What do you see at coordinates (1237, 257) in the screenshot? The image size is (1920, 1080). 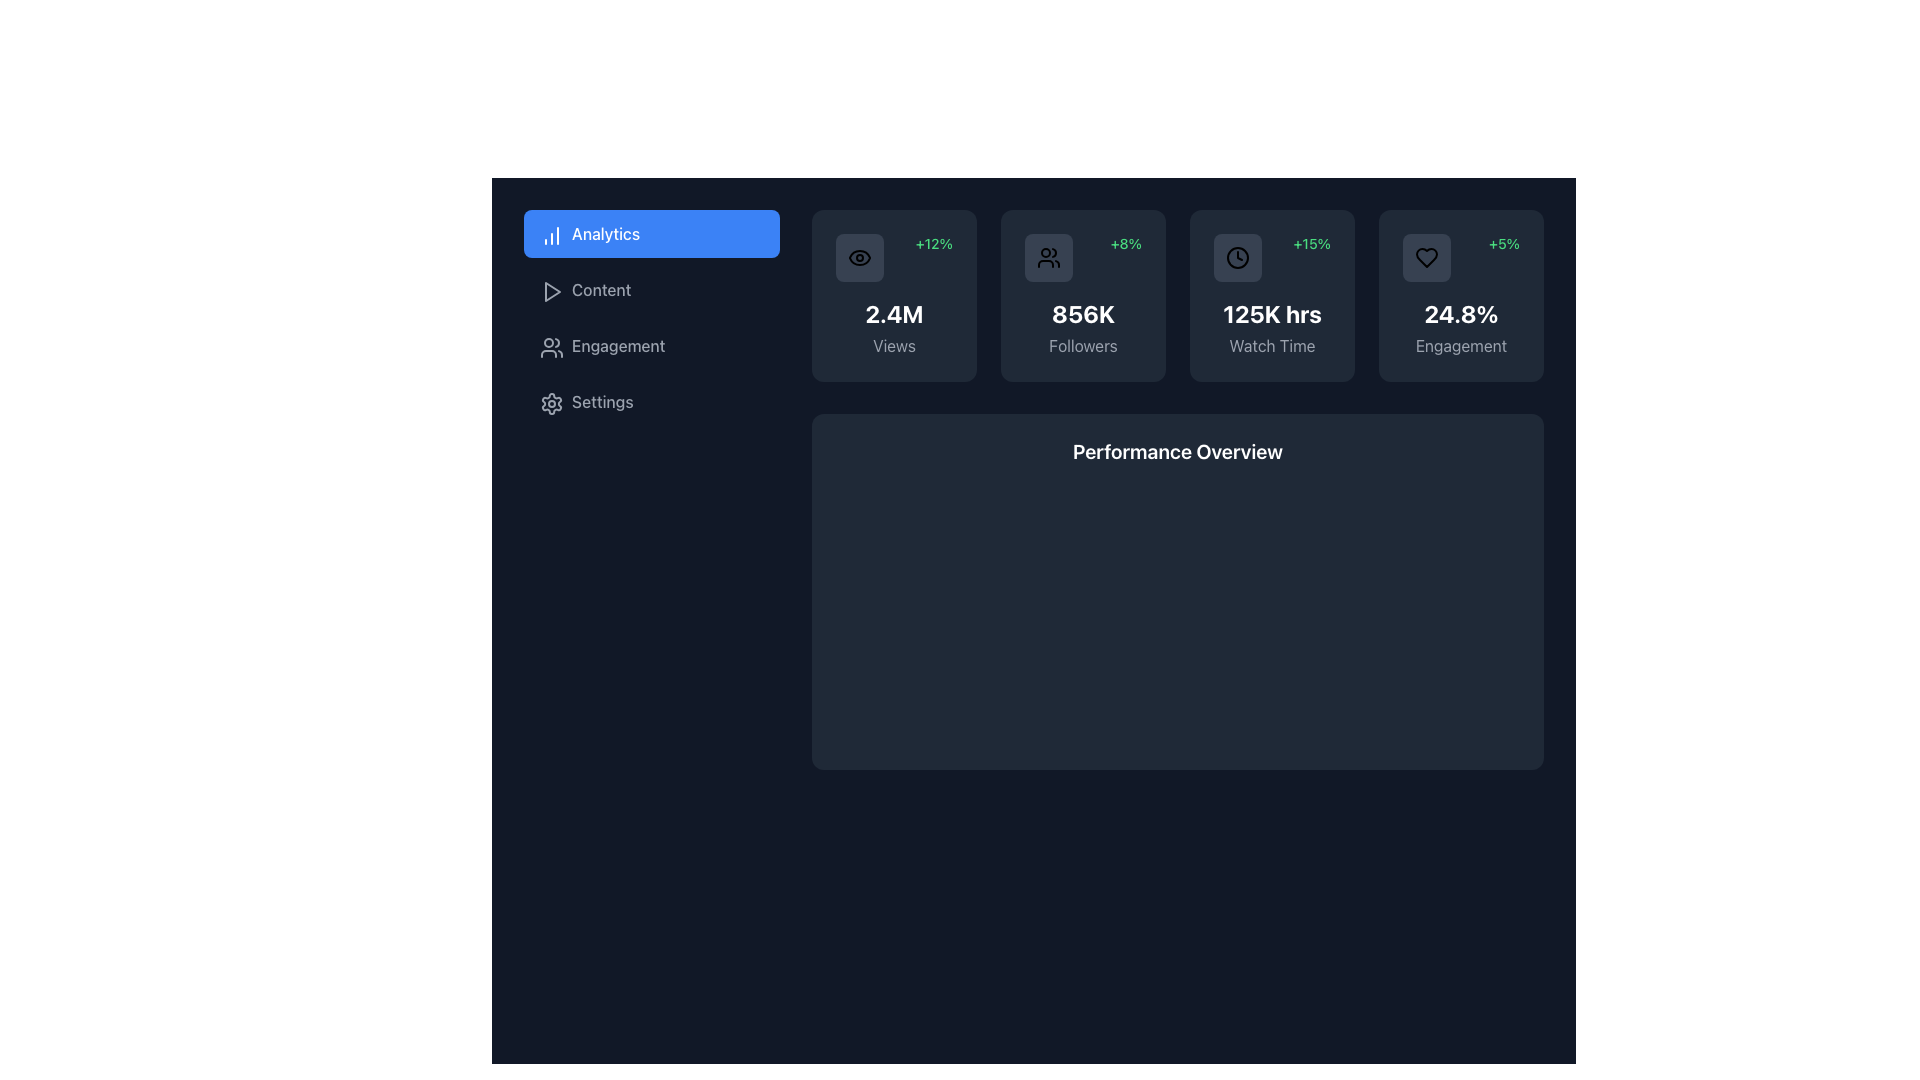 I see `the 'watch time' icon located in the top bar of the third statistics card from the left` at bounding box center [1237, 257].